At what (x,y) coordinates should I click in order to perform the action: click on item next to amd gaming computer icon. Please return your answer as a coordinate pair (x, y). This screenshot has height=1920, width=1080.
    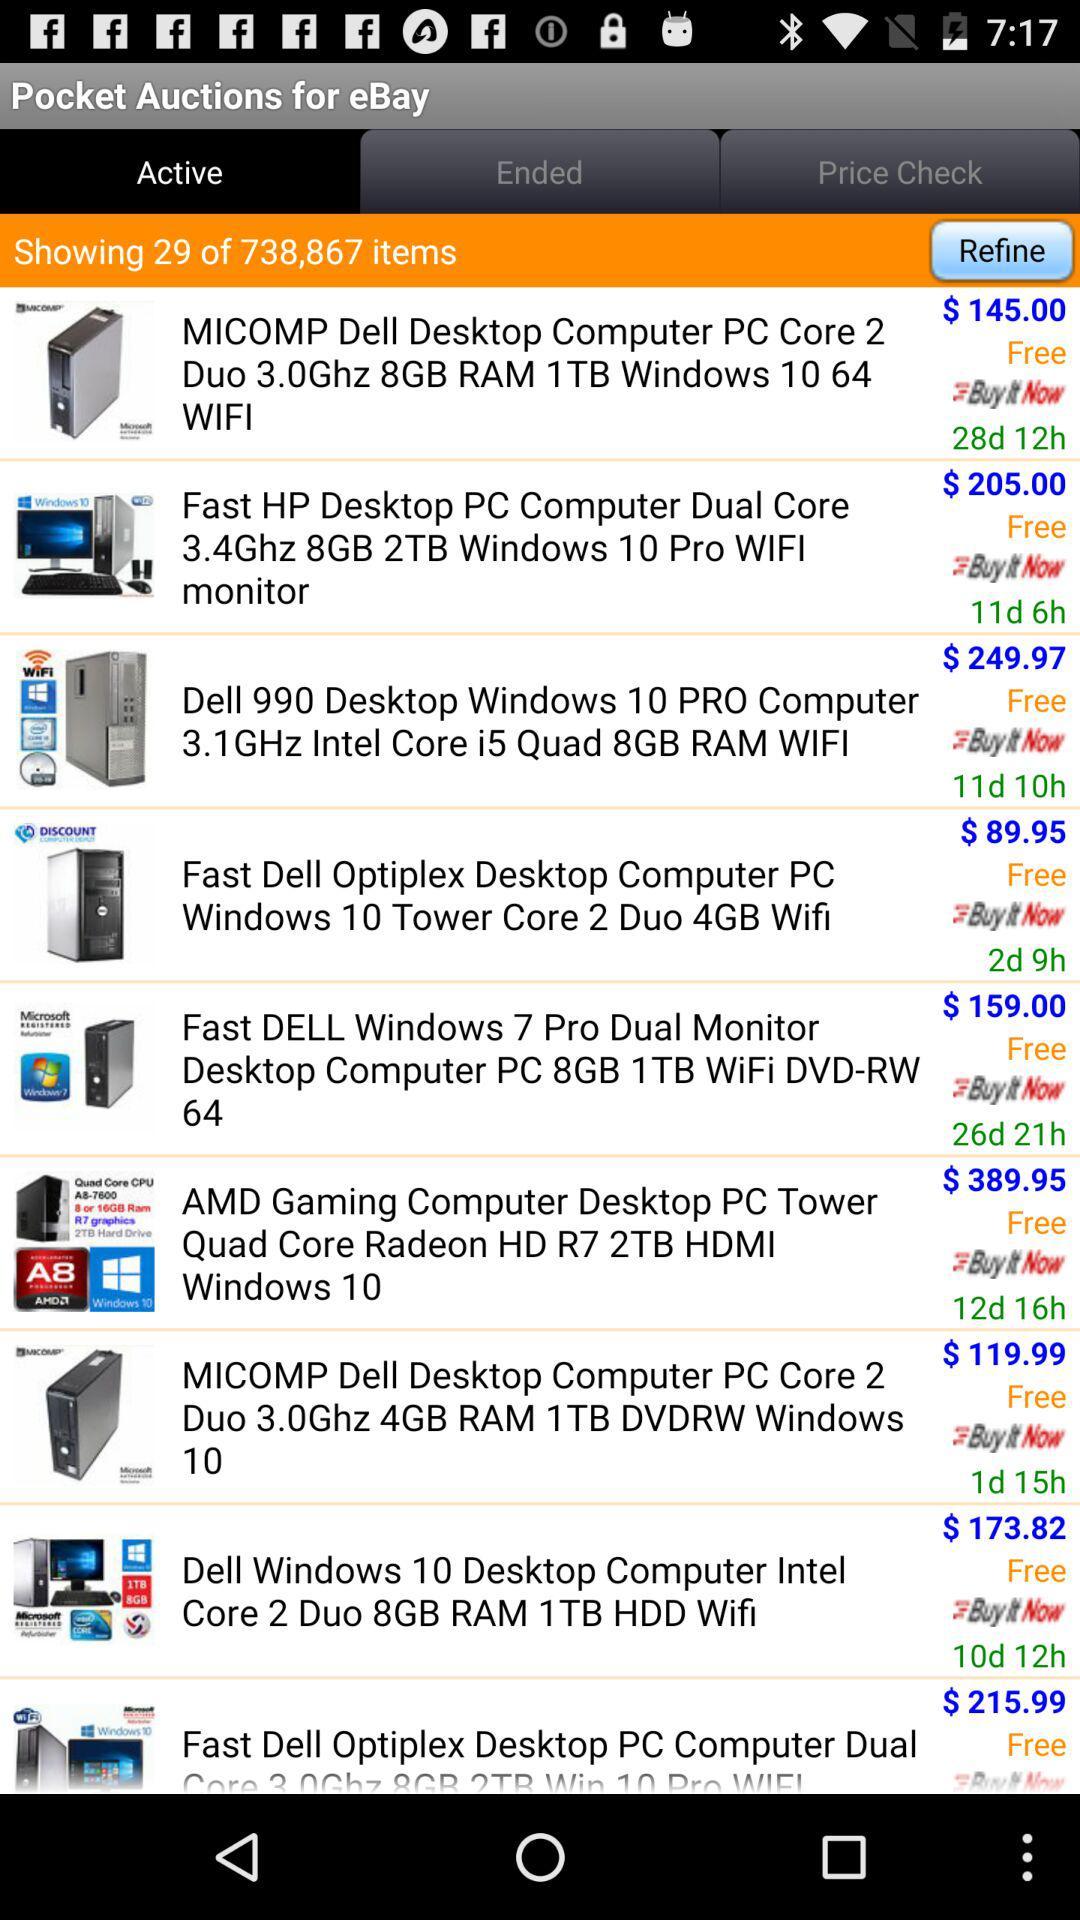
    Looking at the image, I should click on (1009, 1306).